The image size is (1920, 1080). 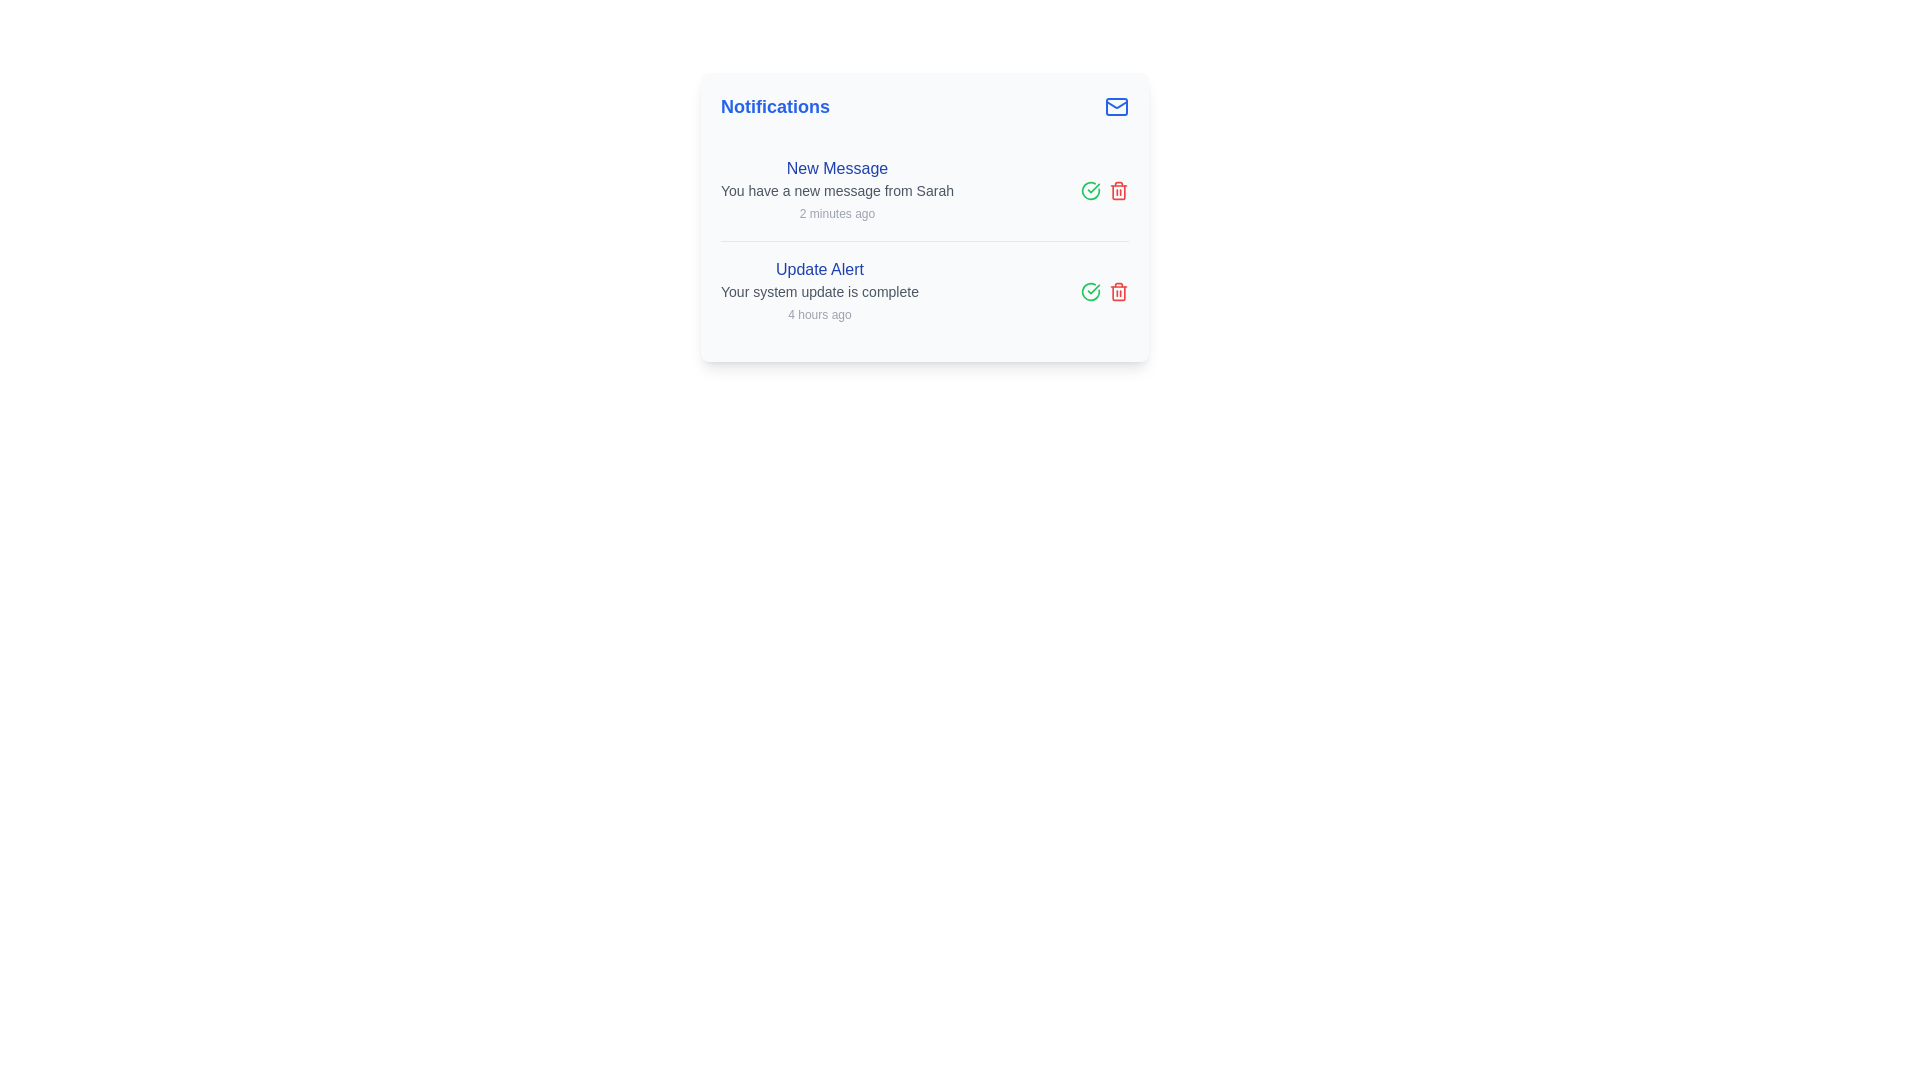 What do you see at coordinates (1117, 191) in the screenshot?
I see `the small red trash bin icon located in the second notification row on the rightmost side of the notification card interface` at bounding box center [1117, 191].